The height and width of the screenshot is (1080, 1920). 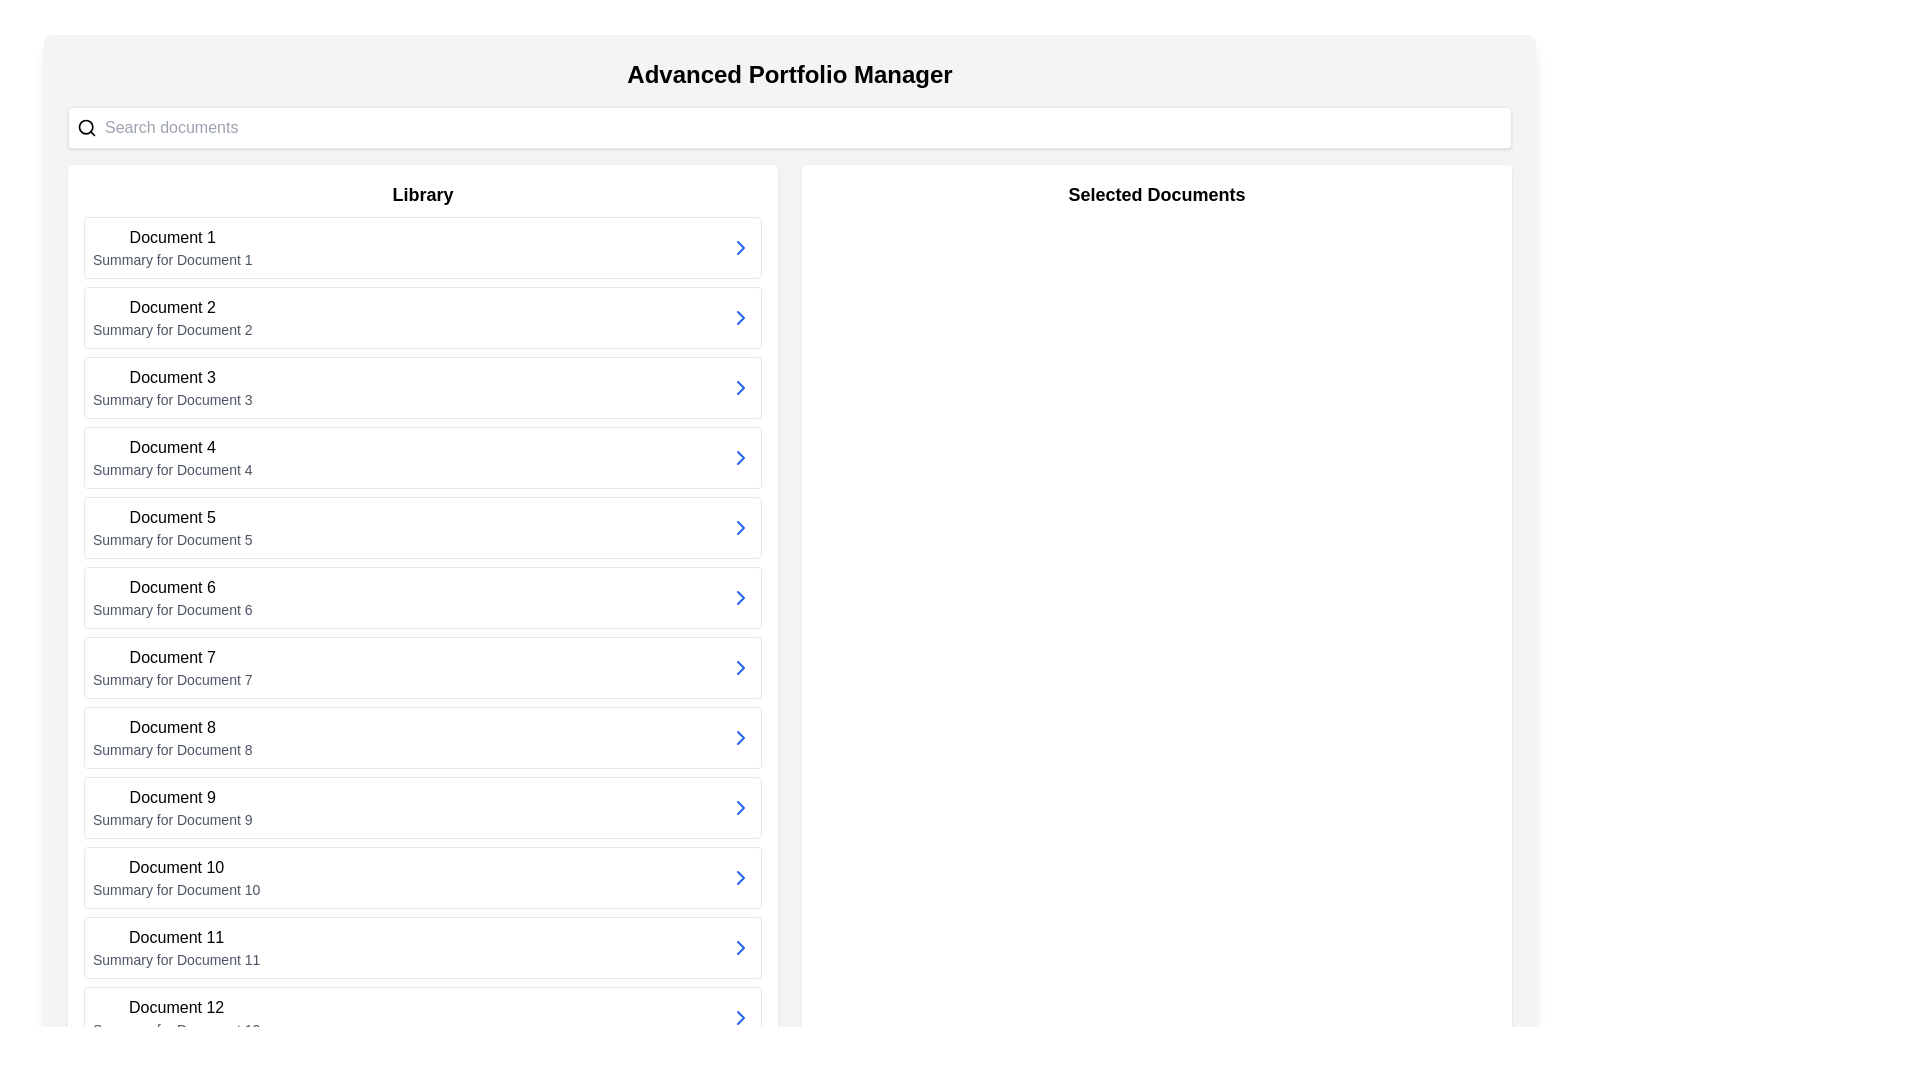 What do you see at coordinates (172, 246) in the screenshot?
I see `the topmost item descriptor in the 'Library' section, which displays 'Document 1' and 'Summary for Document 1'` at bounding box center [172, 246].